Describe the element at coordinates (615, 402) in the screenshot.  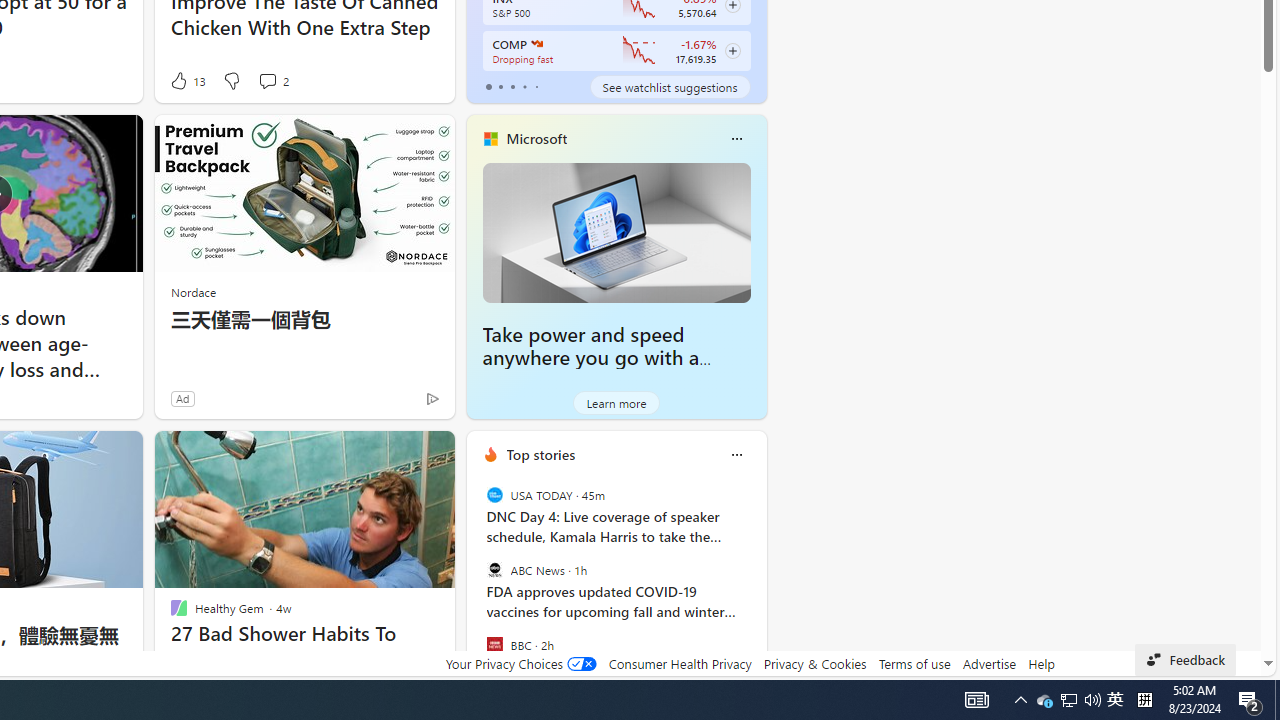
I see `'Learn more'` at that location.